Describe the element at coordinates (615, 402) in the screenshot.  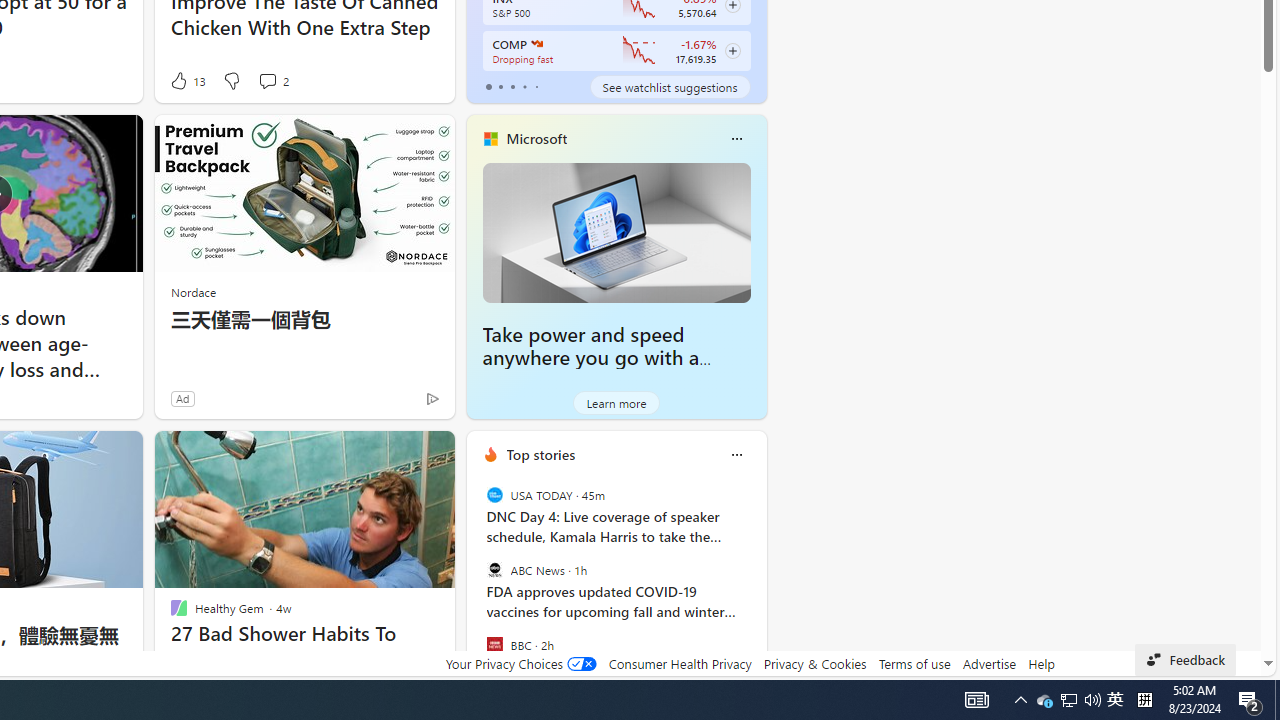
I see `'Learn more'` at that location.